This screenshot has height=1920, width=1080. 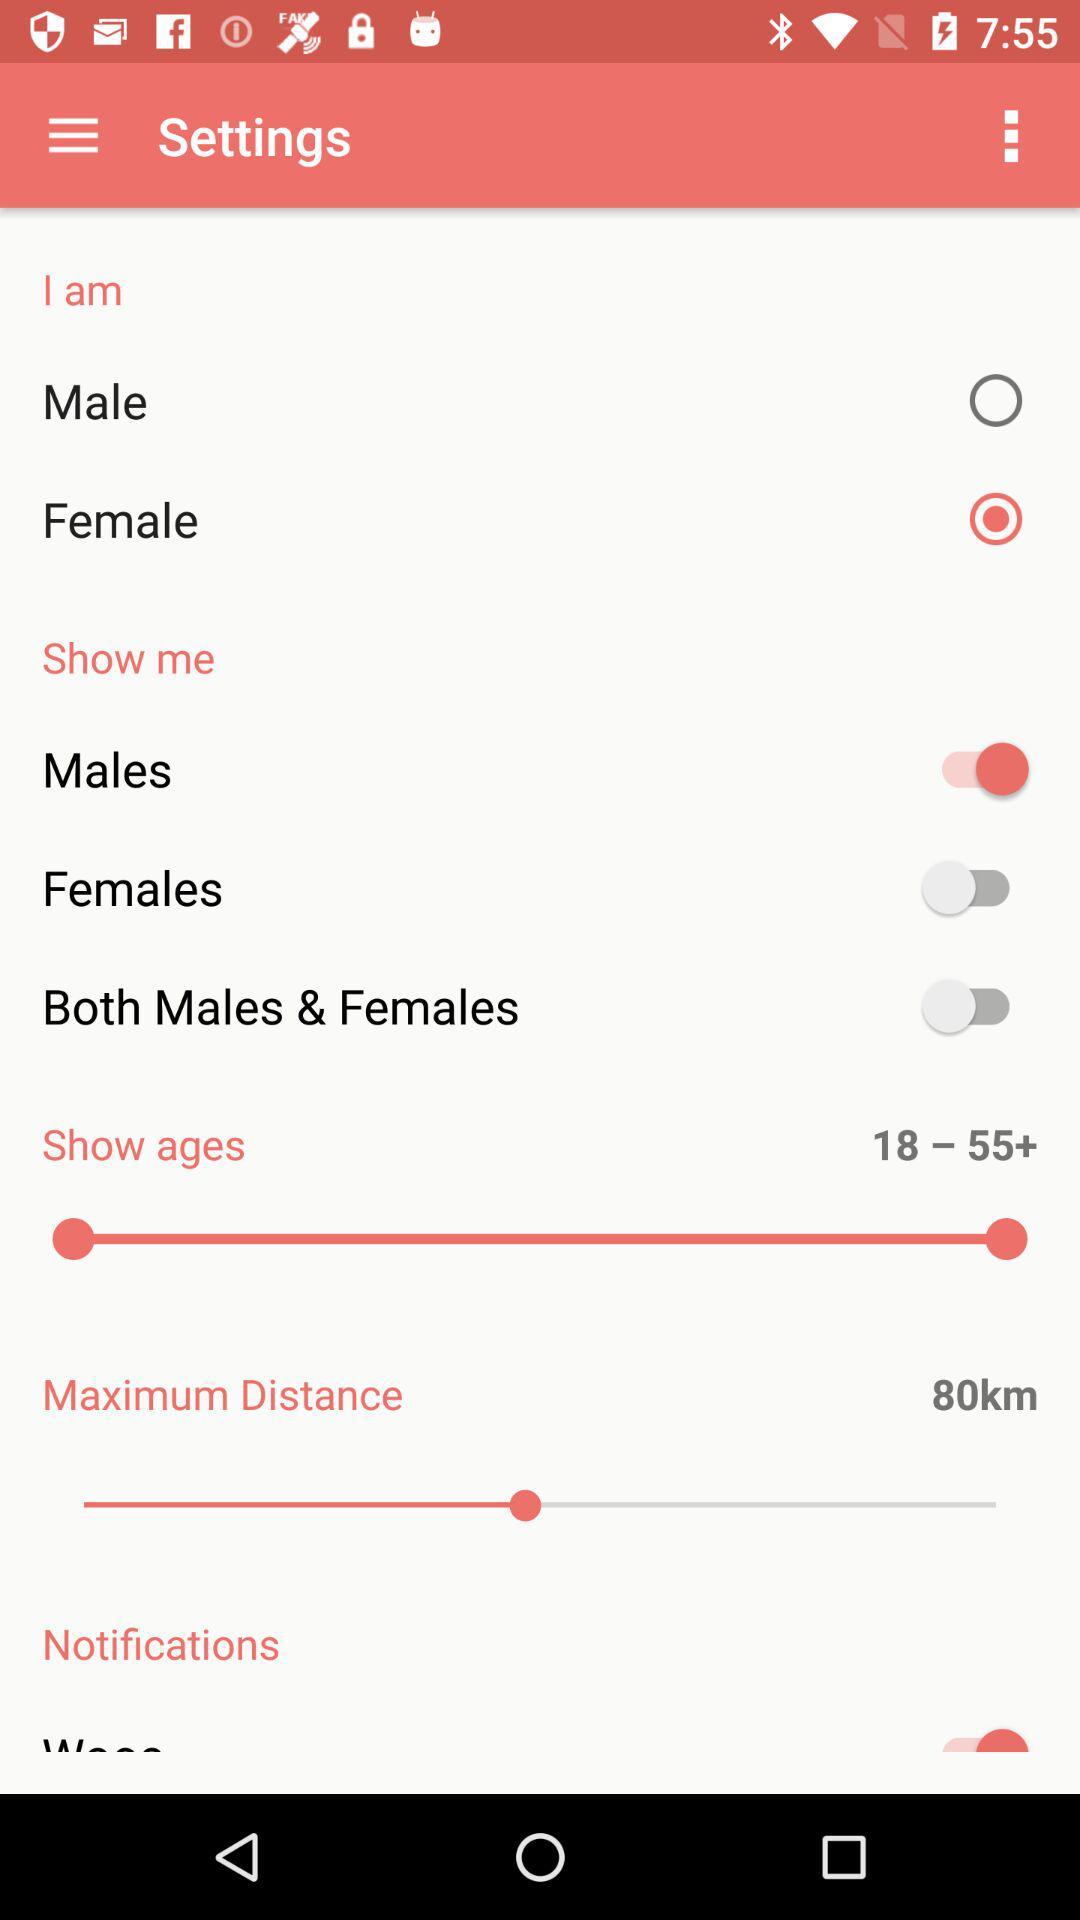 What do you see at coordinates (540, 400) in the screenshot?
I see `the male icon` at bounding box center [540, 400].